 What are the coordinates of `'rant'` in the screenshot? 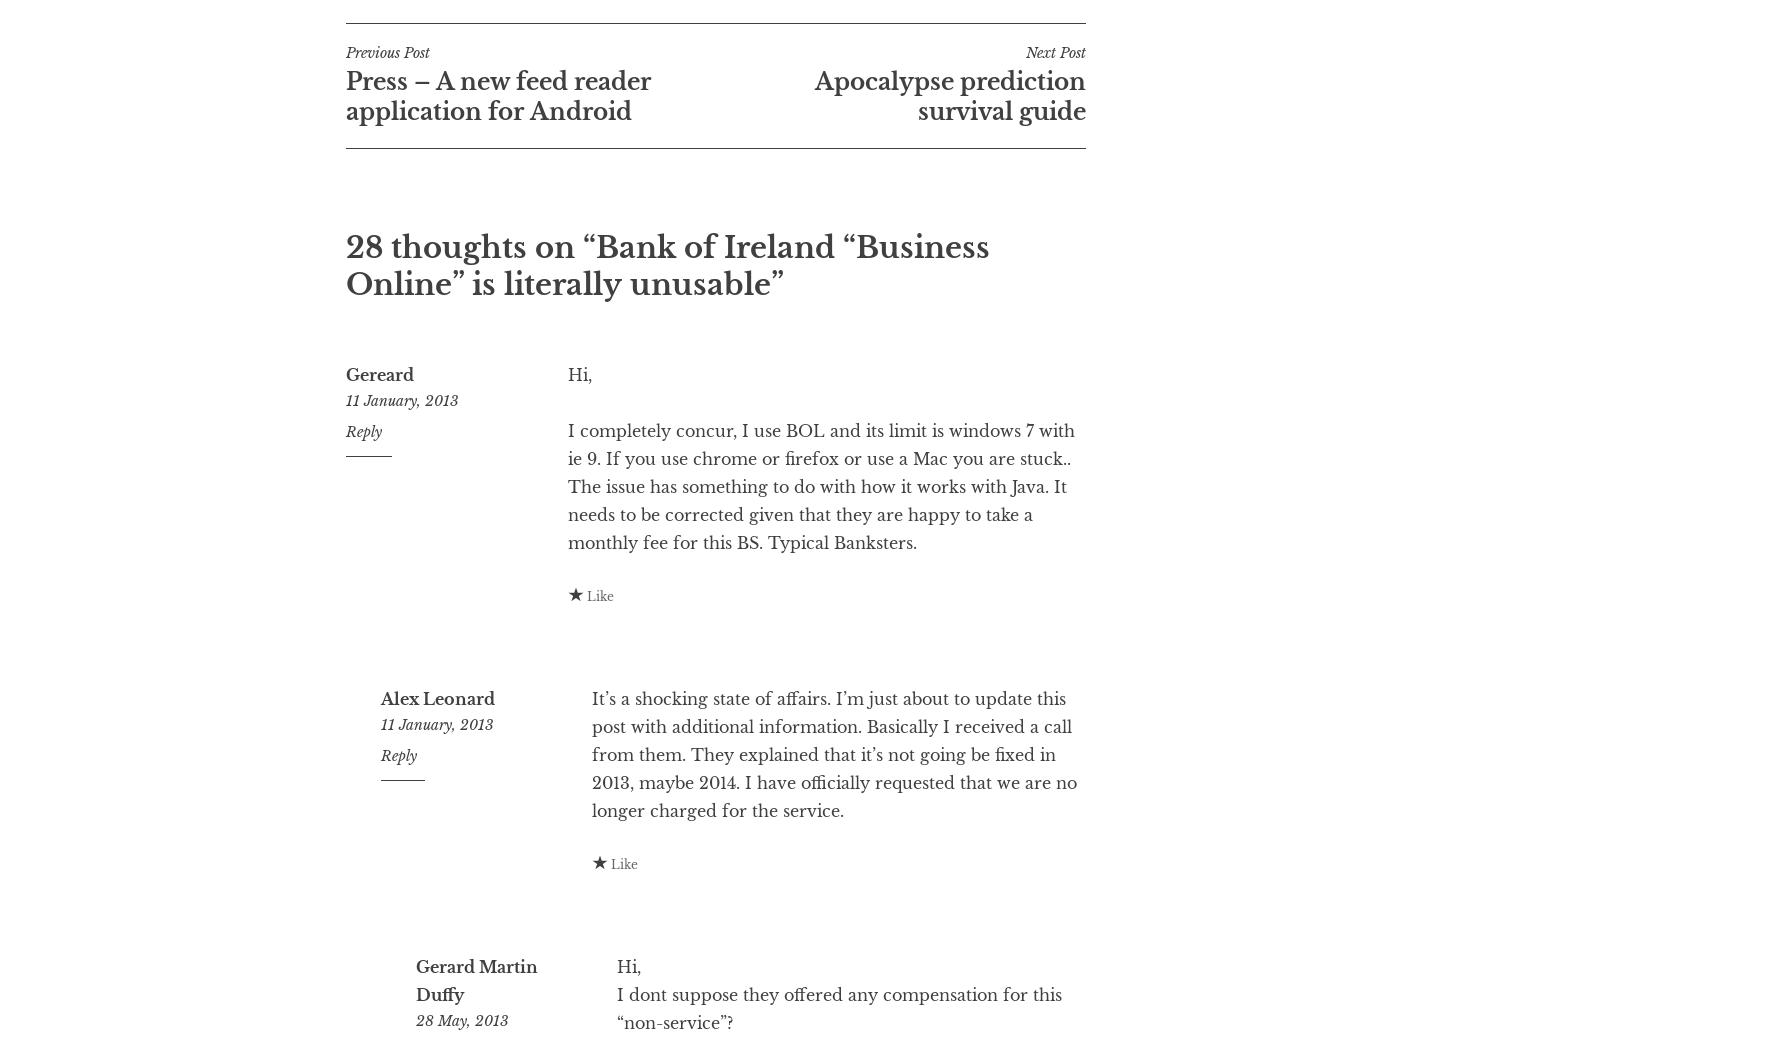 It's located at (531, 33).